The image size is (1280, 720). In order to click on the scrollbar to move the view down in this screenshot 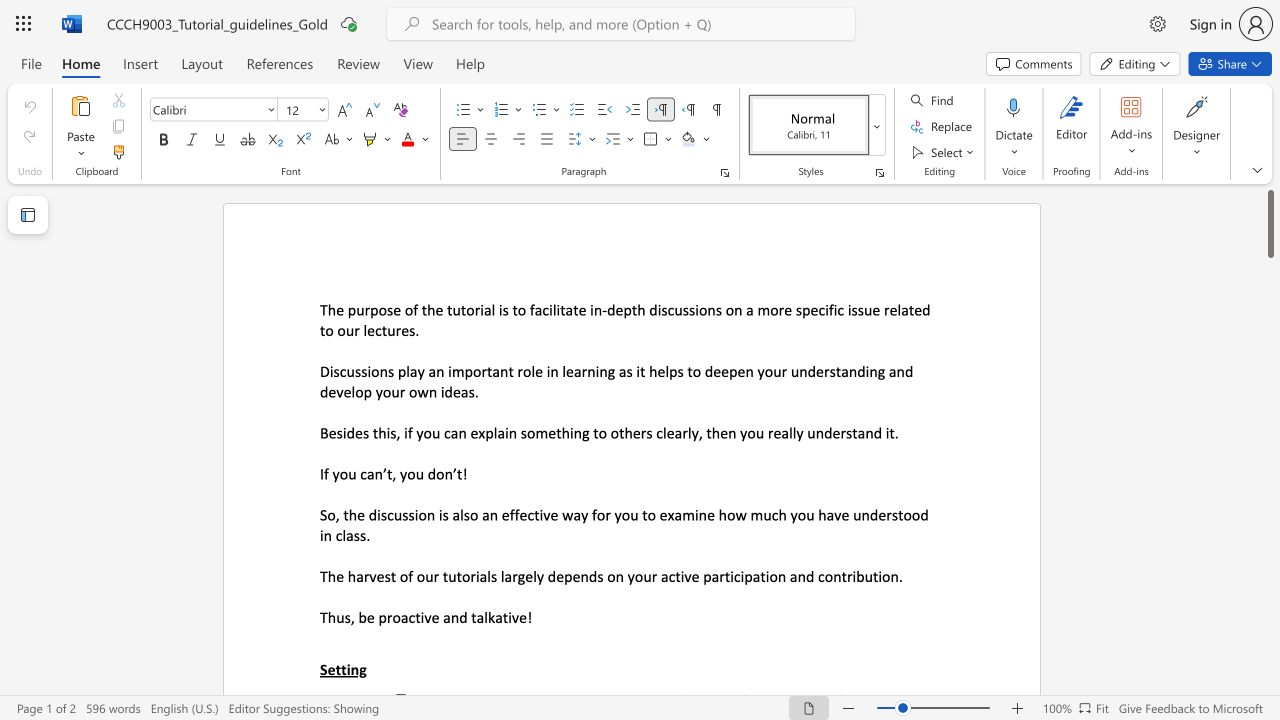, I will do `click(1269, 630)`.